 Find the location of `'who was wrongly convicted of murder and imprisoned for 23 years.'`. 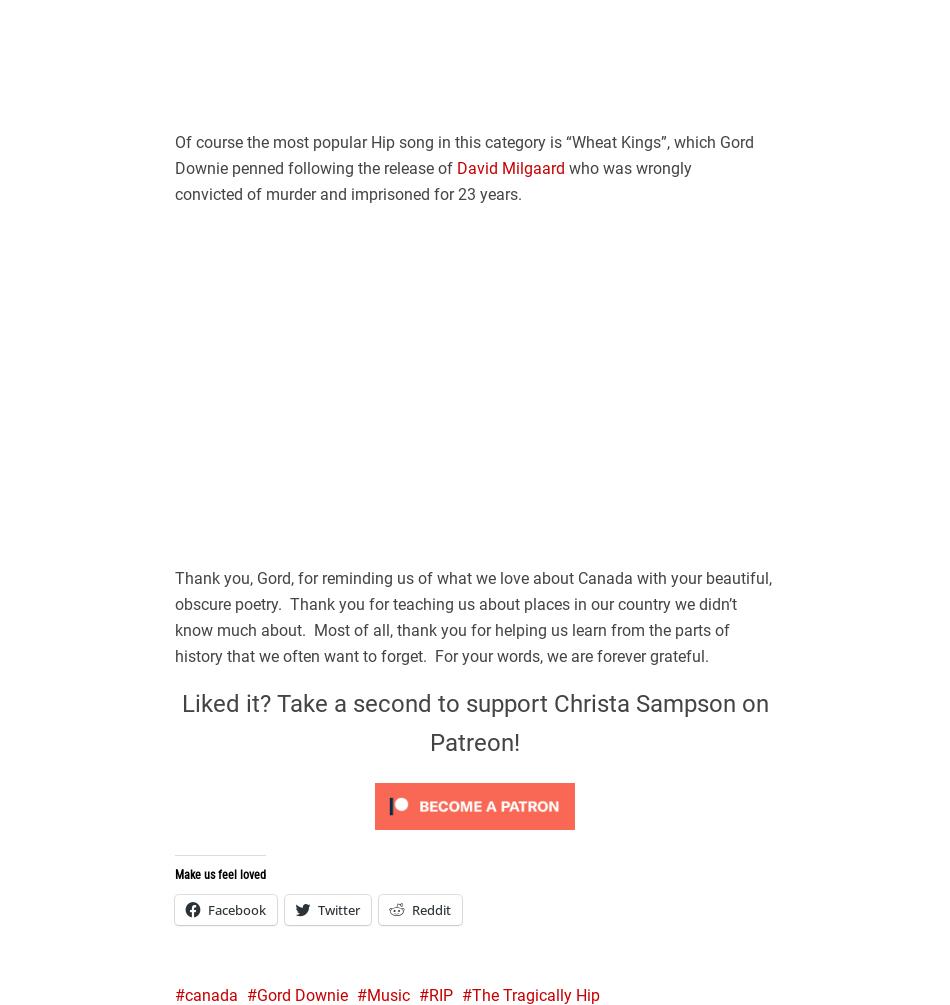

'who was wrongly convicted of murder and imprisoned for 23 years.' is located at coordinates (432, 179).